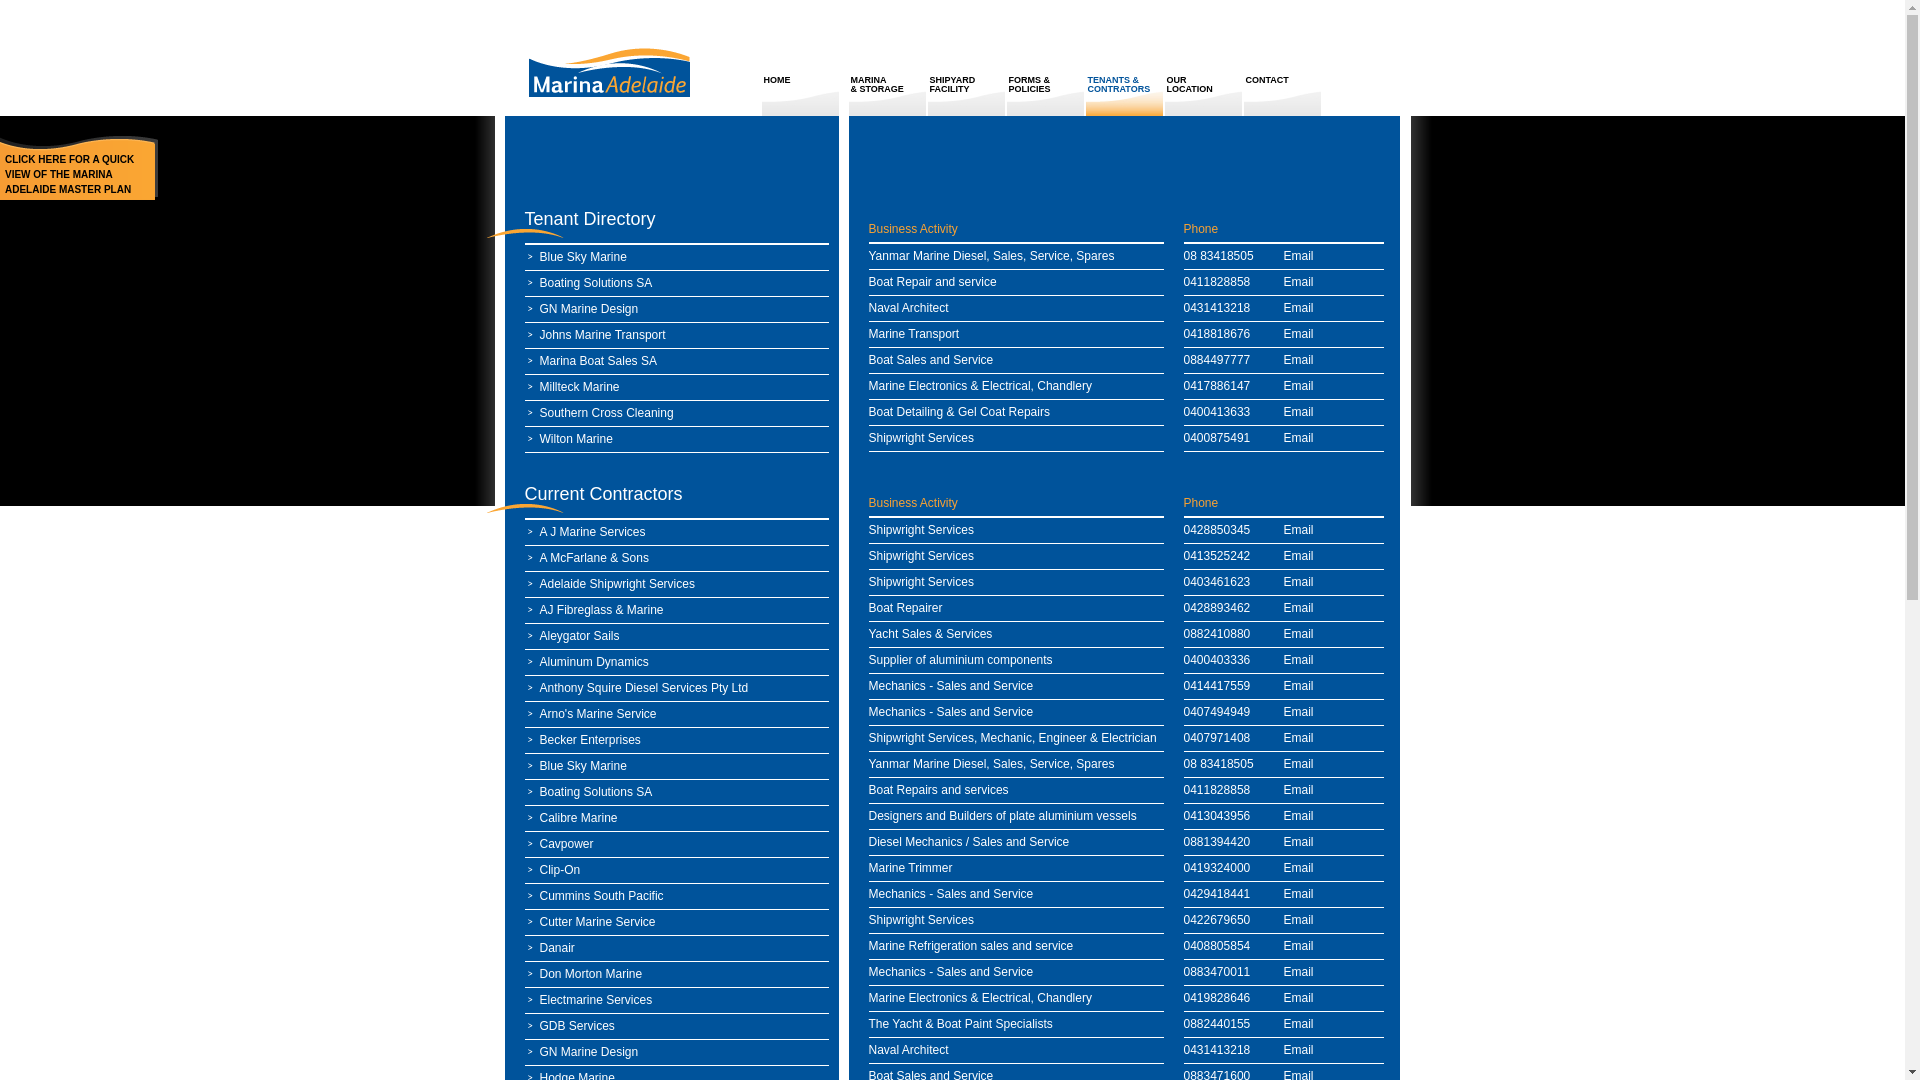  What do you see at coordinates (1299, 1048) in the screenshot?
I see `'Email'` at bounding box center [1299, 1048].